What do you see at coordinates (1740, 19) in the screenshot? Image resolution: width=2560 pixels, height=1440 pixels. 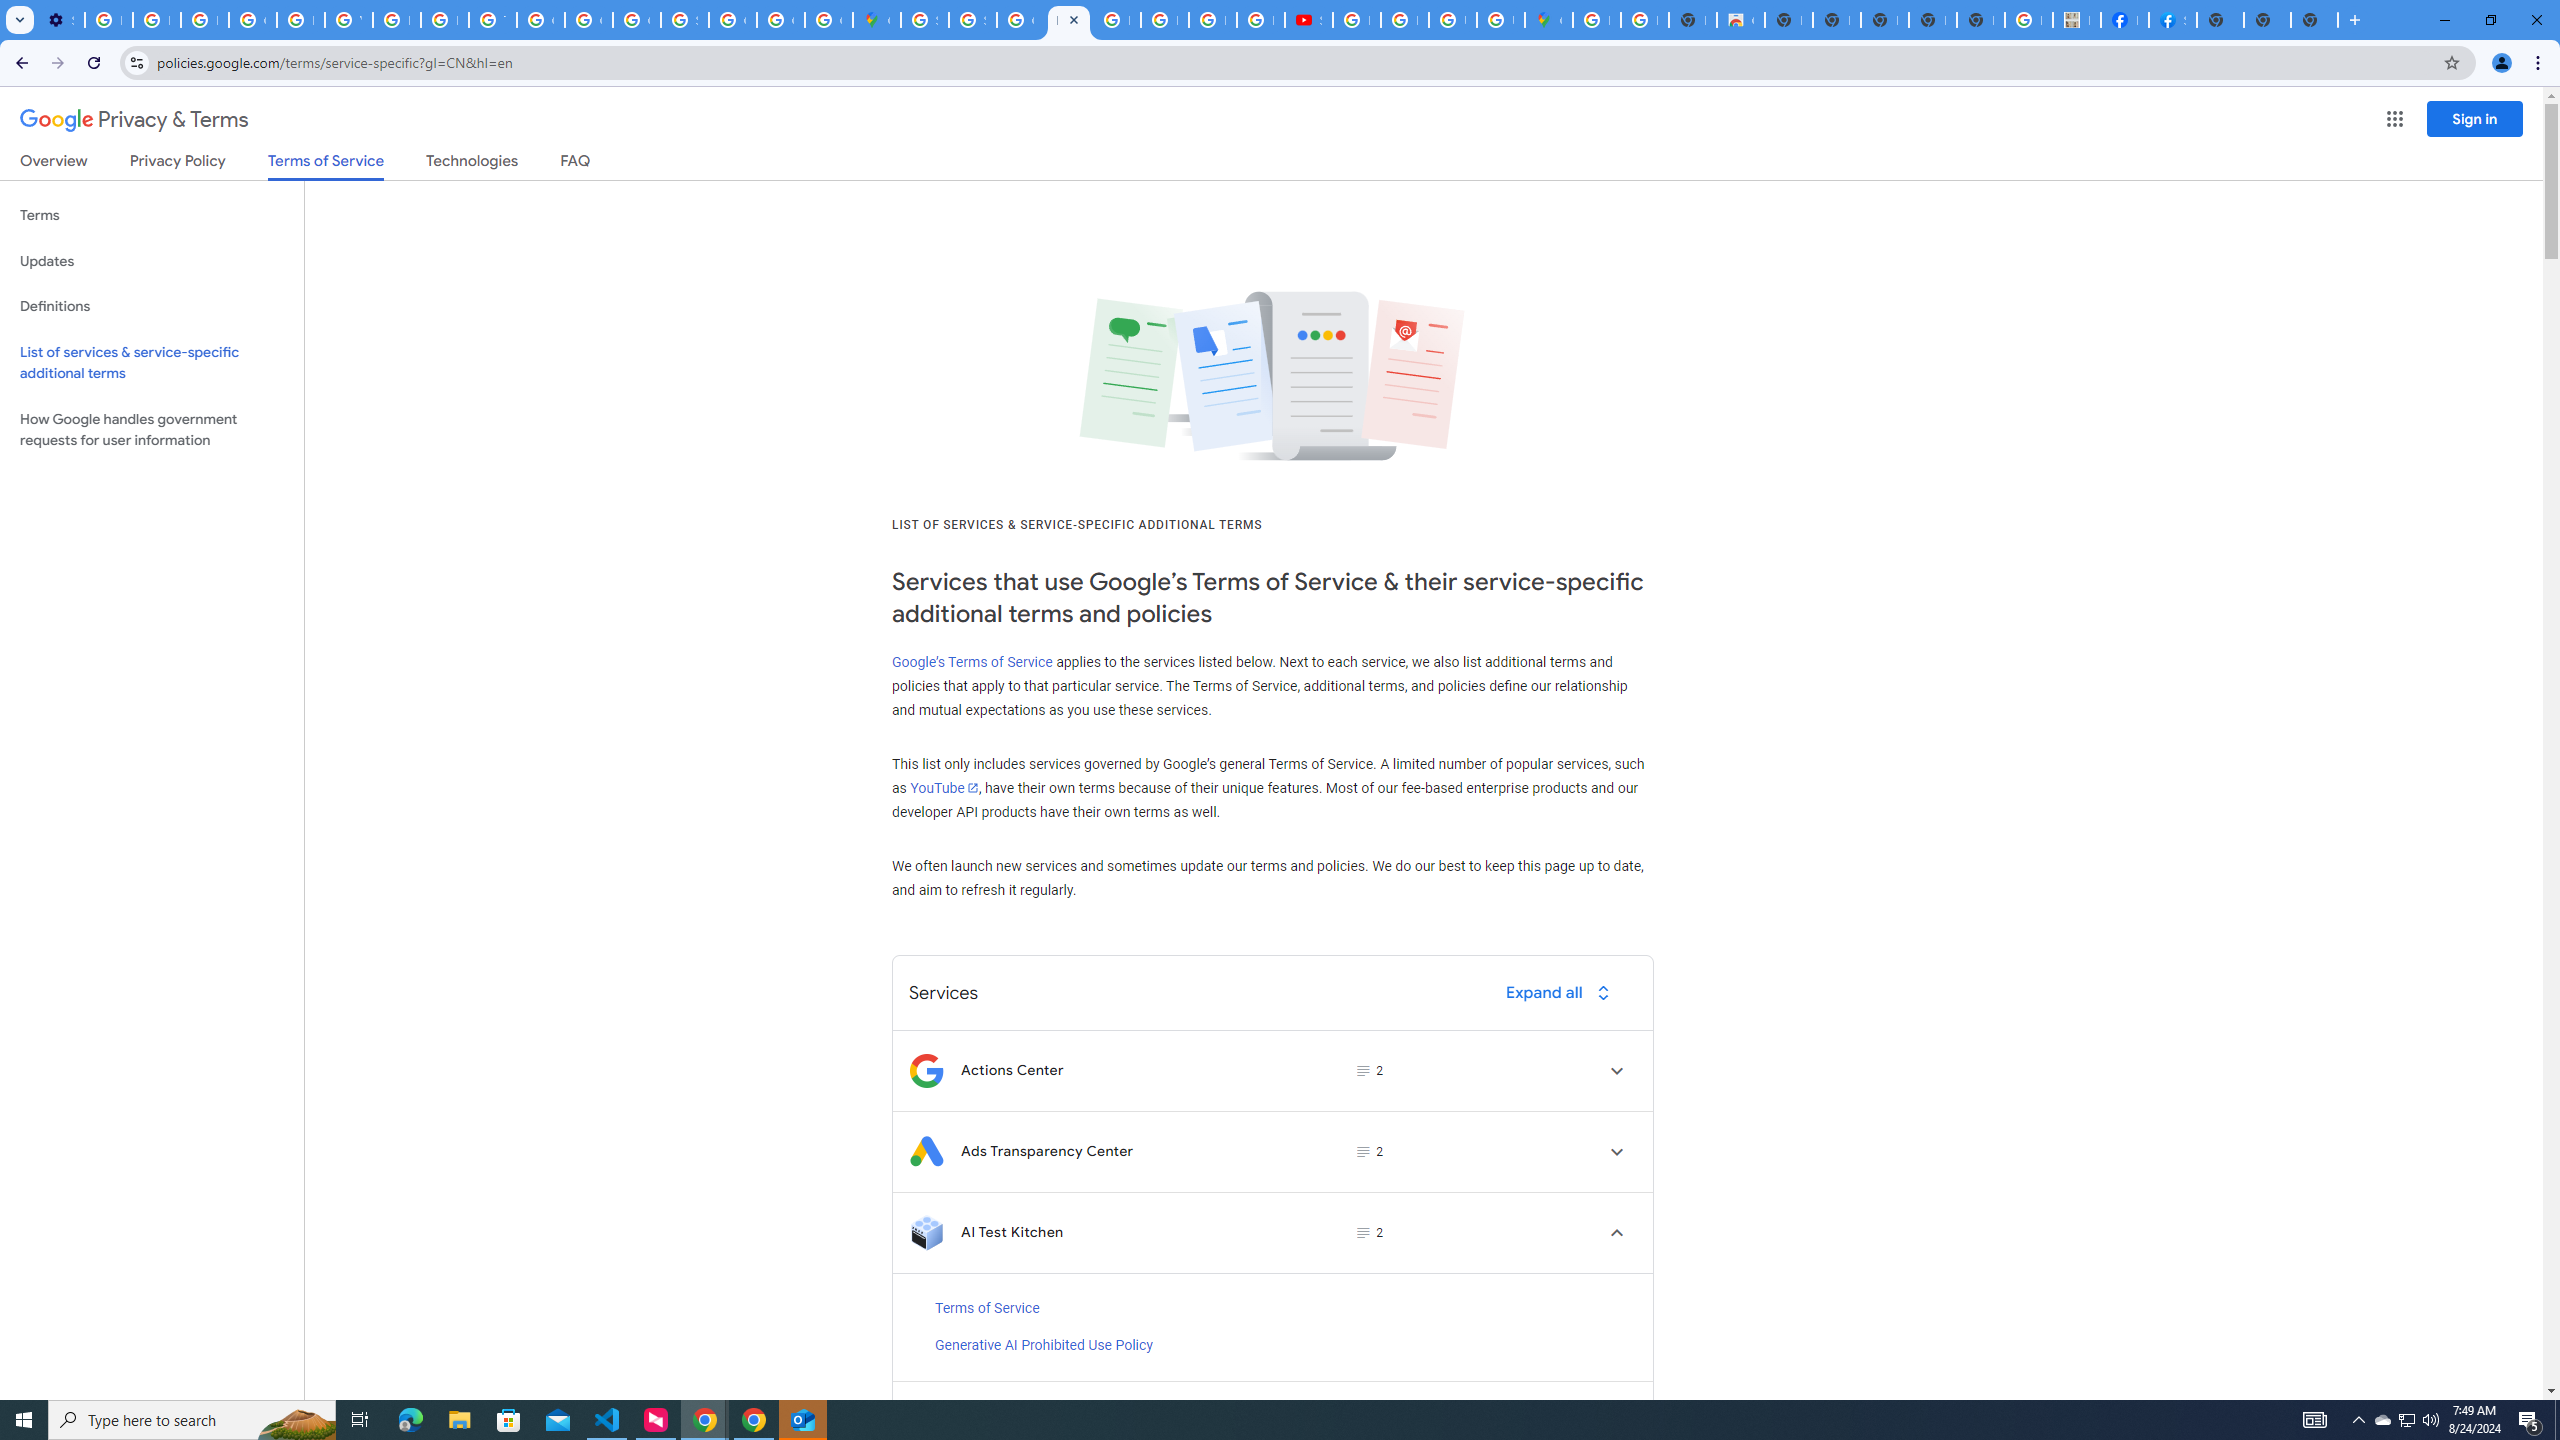 I see `'Chrome Web Store'` at bounding box center [1740, 19].